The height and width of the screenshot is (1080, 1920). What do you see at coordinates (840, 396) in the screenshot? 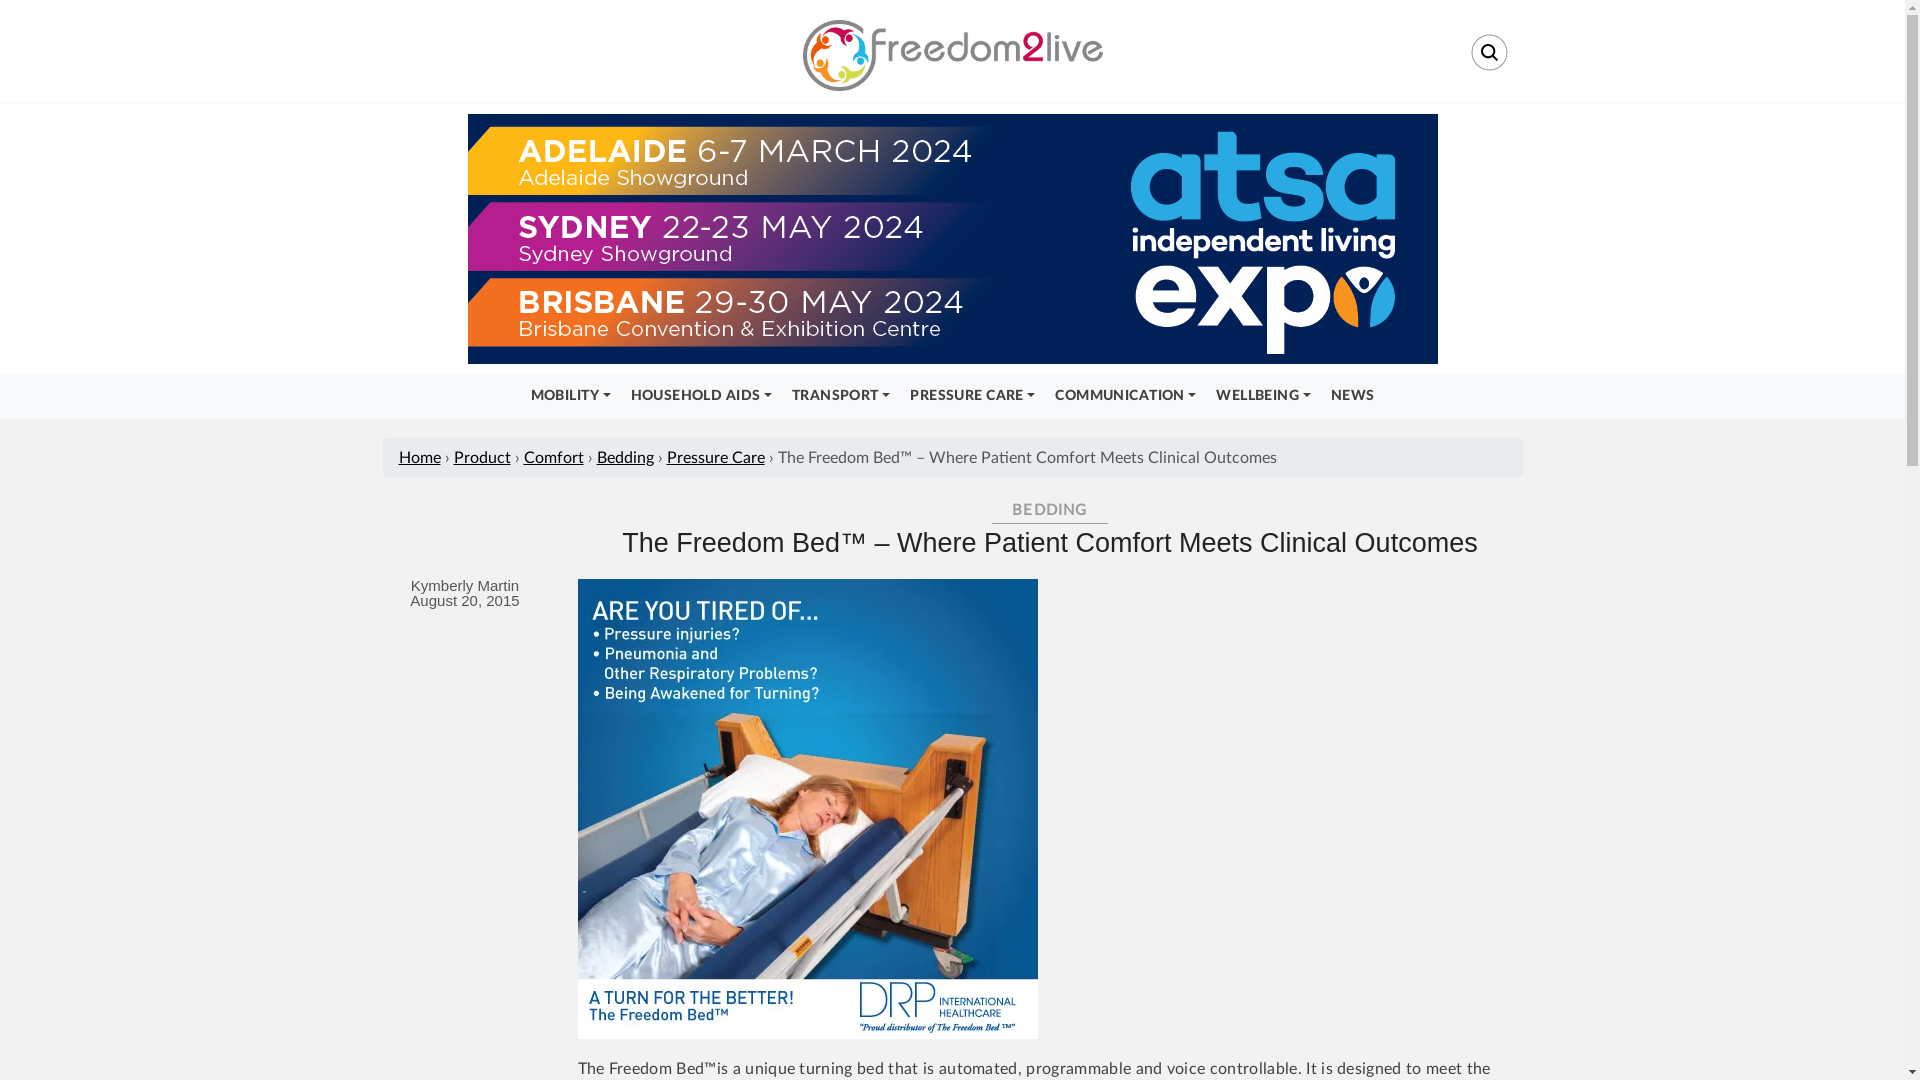
I see `'TRANSPORT'` at bounding box center [840, 396].